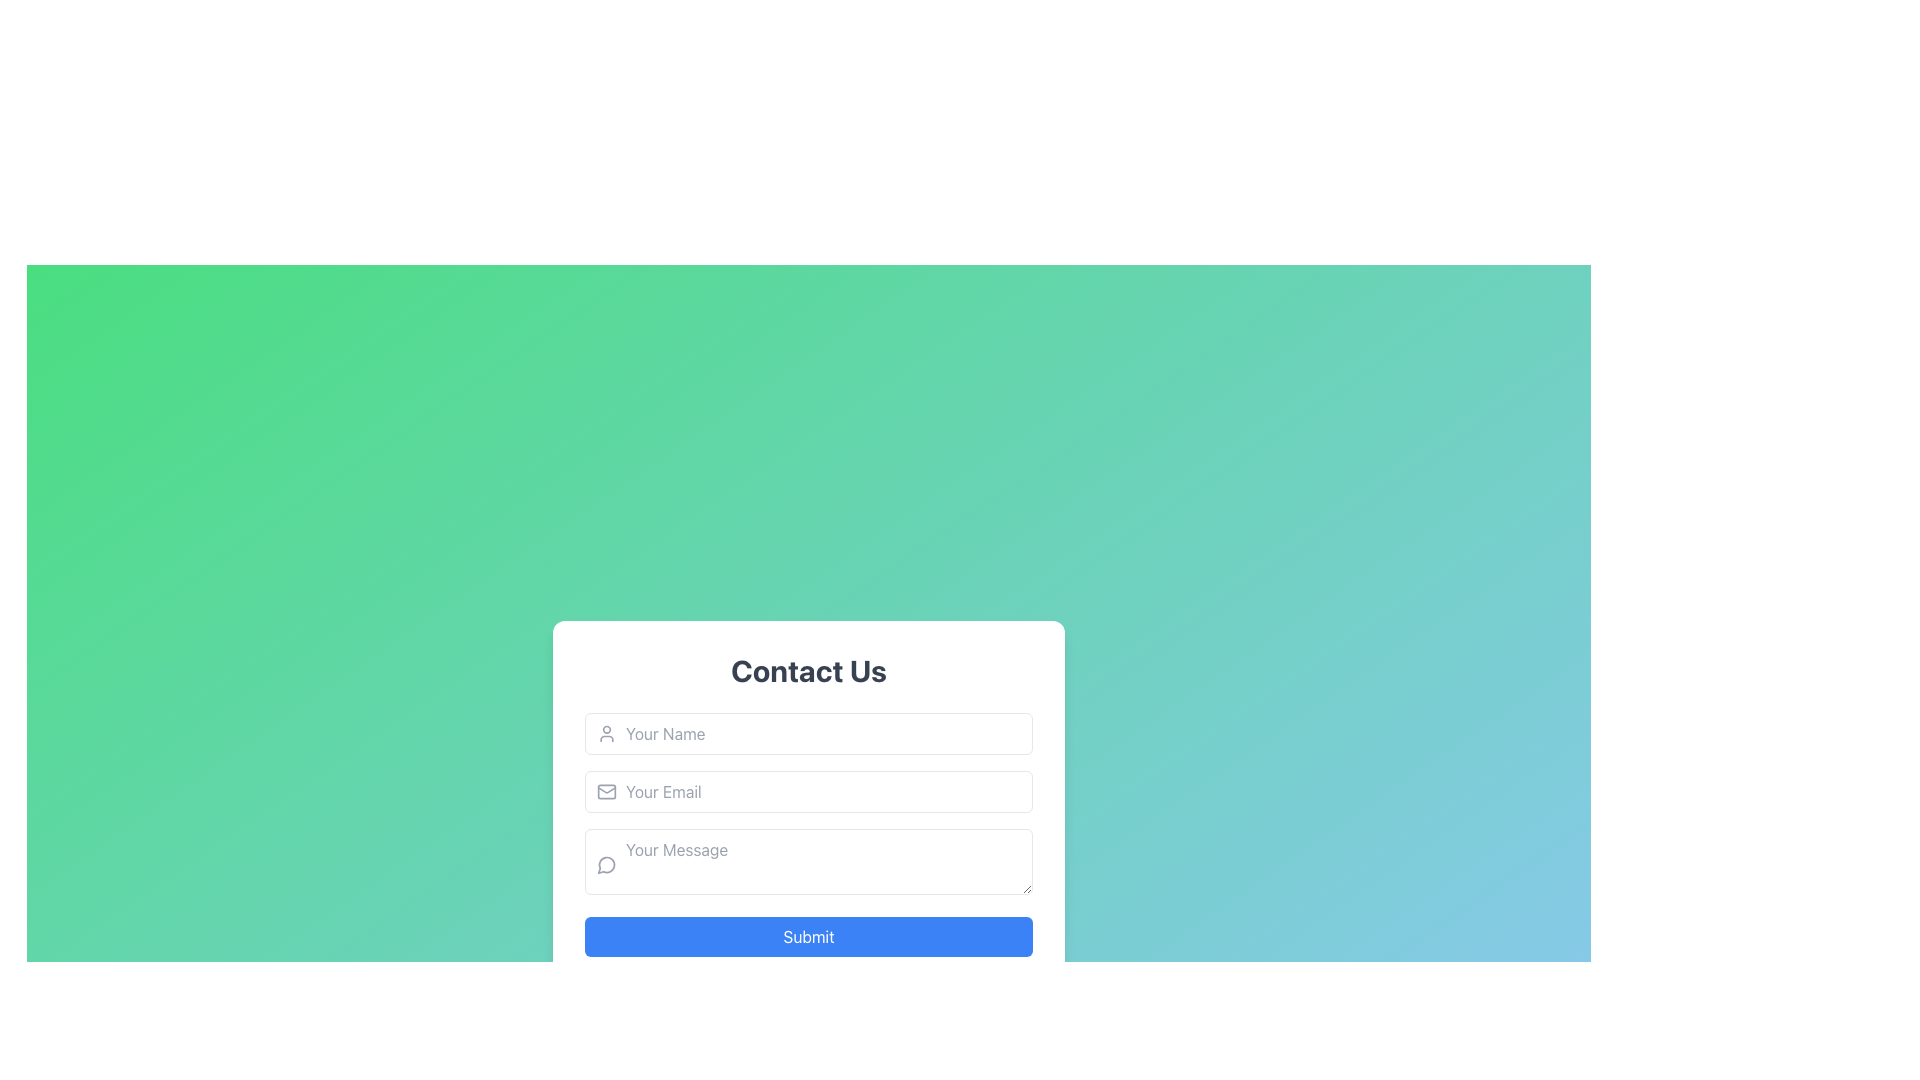 The height and width of the screenshot is (1080, 1920). What do you see at coordinates (809, 937) in the screenshot?
I see `the submission button located at the bottom of the 'Contact Us' form` at bounding box center [809, 937].